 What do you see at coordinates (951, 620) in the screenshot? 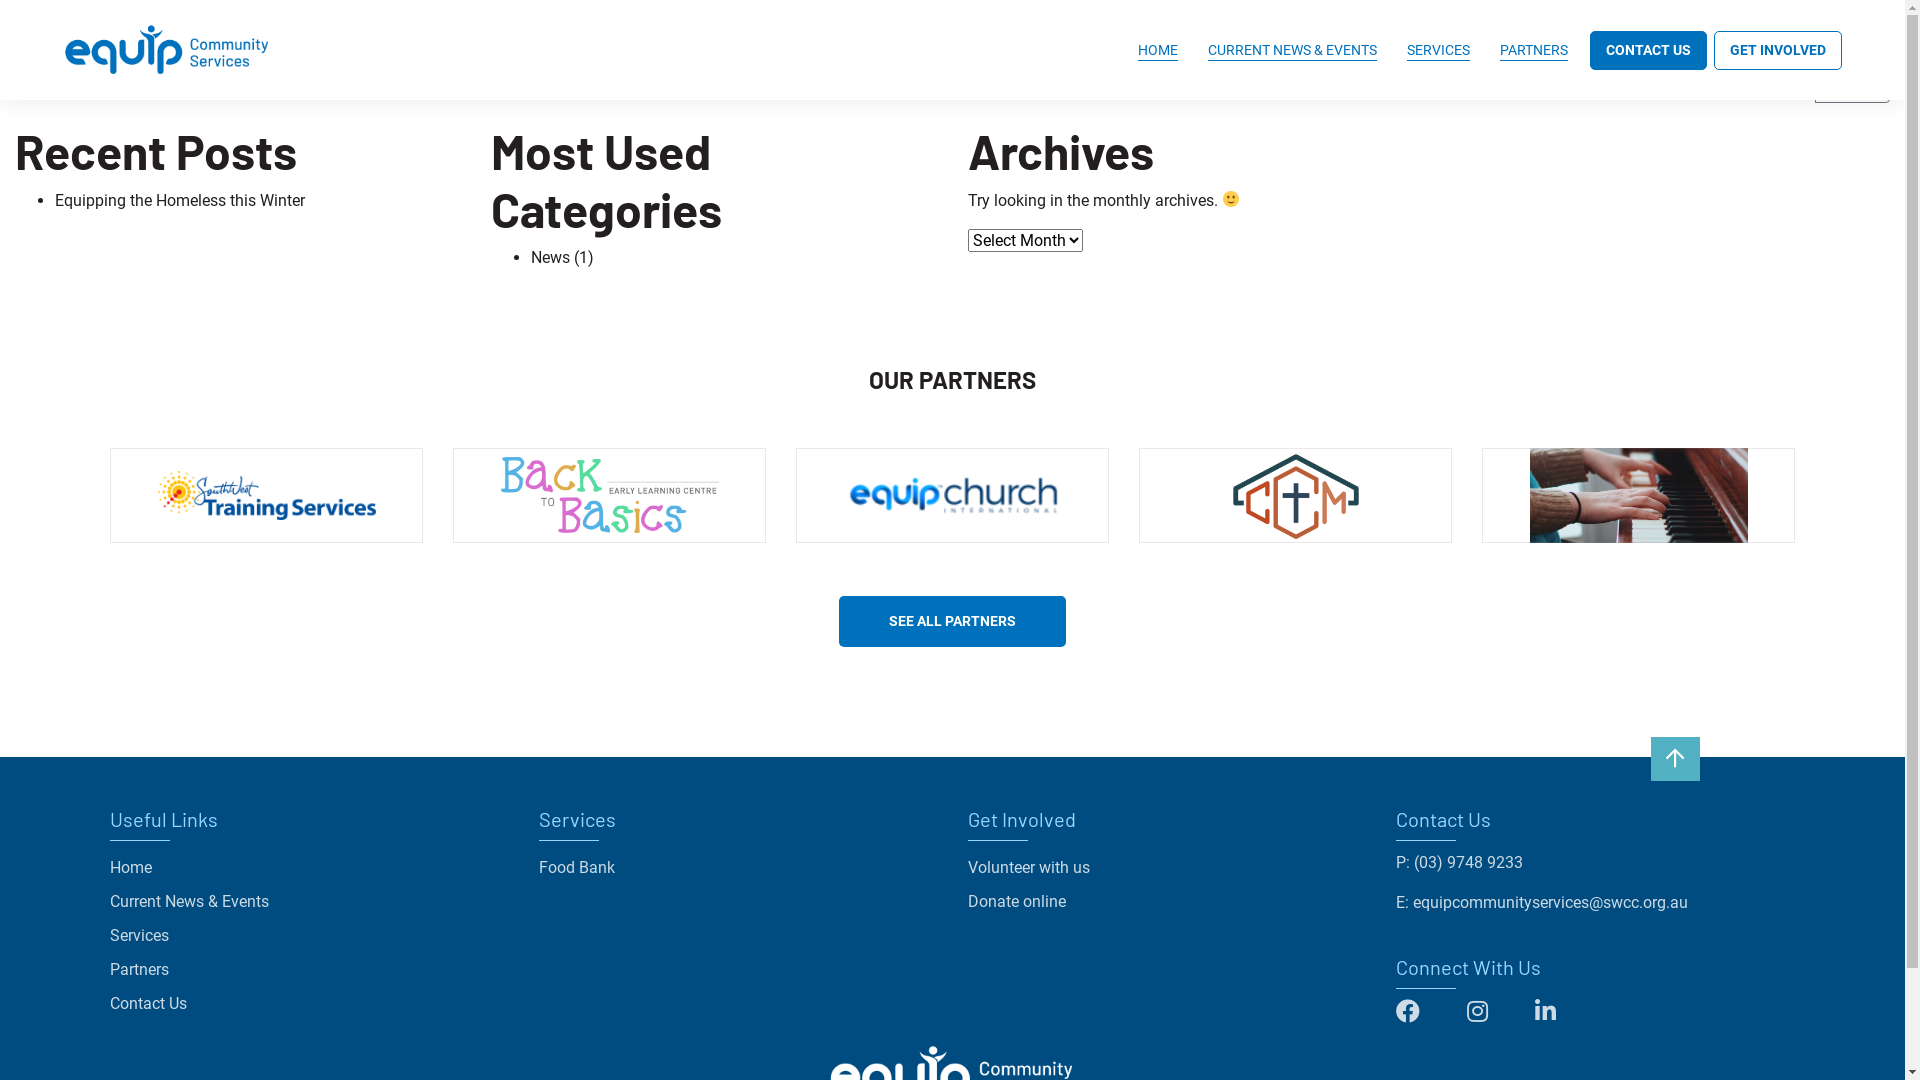
I see `'SEE ALL PARTNERS'` at bounding box center [951, 620].